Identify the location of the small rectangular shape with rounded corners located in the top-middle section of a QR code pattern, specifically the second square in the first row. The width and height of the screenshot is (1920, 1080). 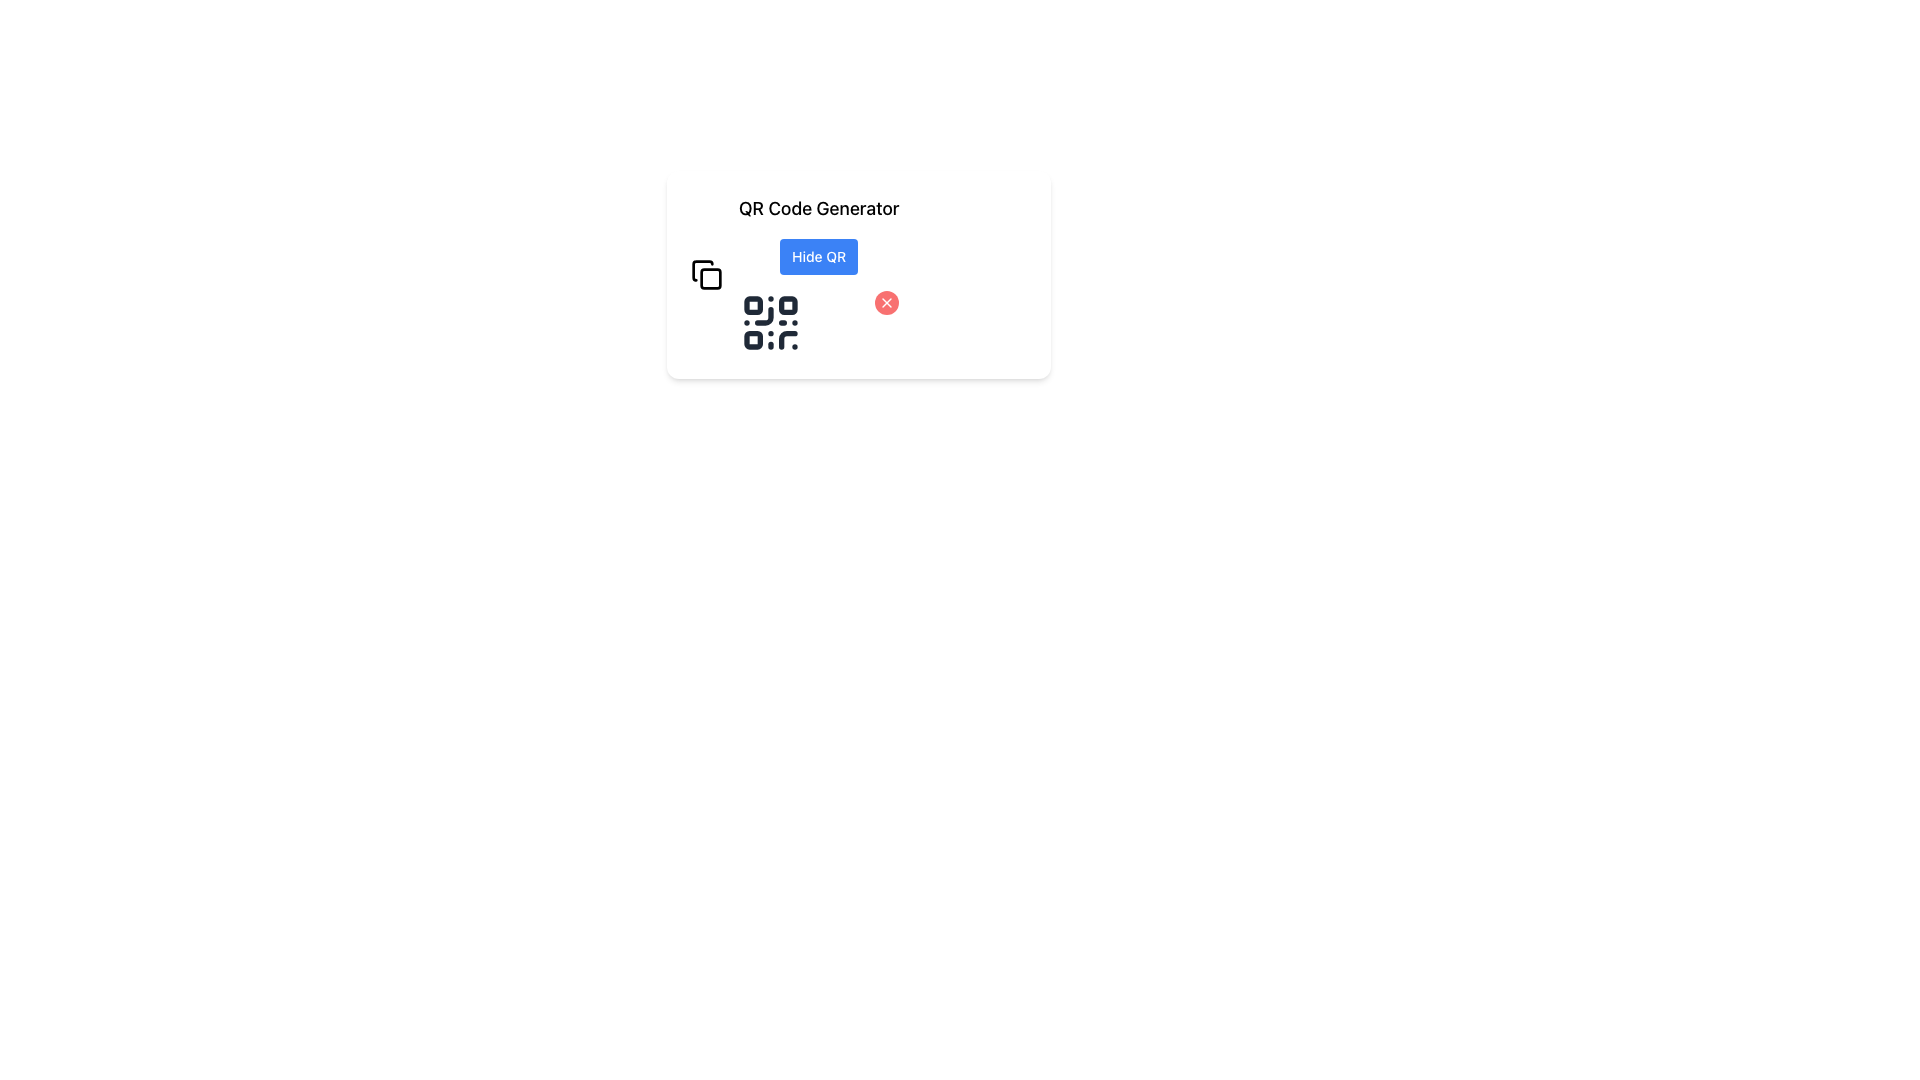
(787, 305).